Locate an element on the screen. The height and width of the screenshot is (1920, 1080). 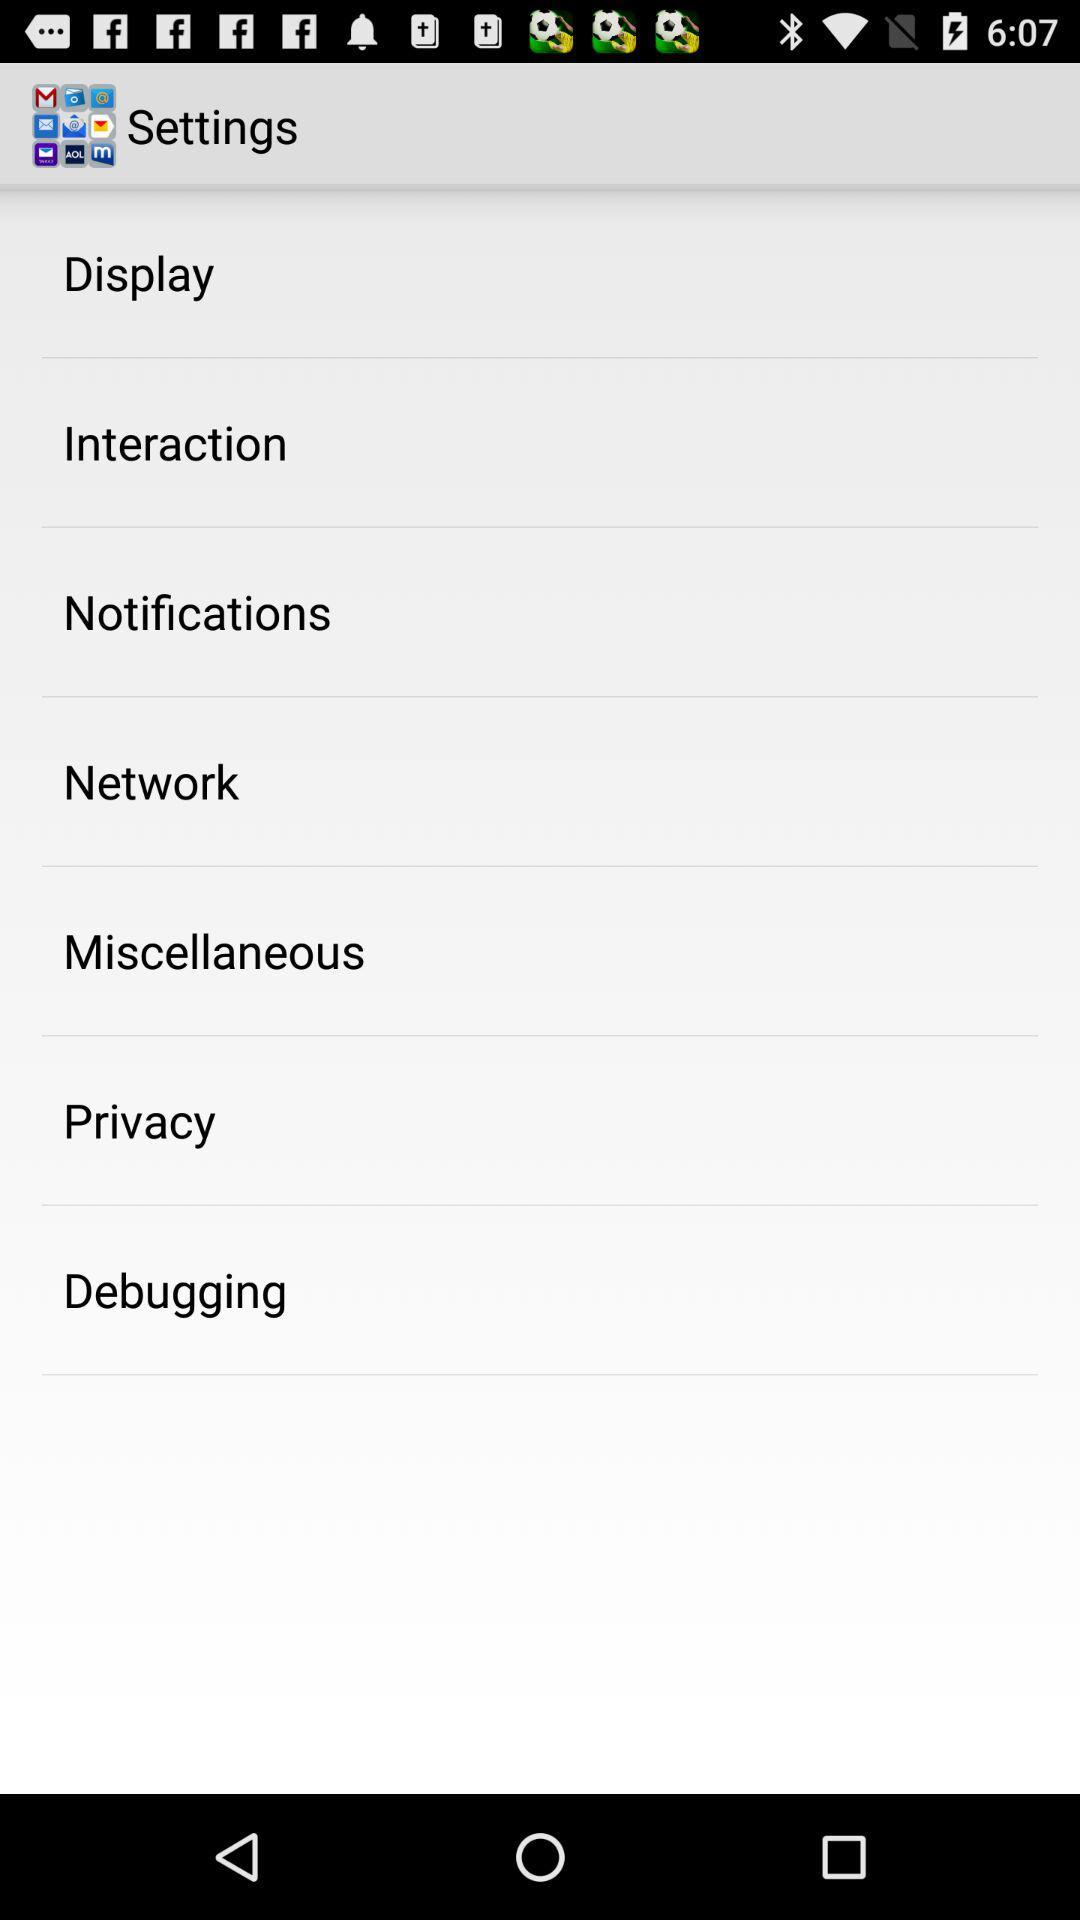
the app below notifications app is located at coordinates (150, 780).